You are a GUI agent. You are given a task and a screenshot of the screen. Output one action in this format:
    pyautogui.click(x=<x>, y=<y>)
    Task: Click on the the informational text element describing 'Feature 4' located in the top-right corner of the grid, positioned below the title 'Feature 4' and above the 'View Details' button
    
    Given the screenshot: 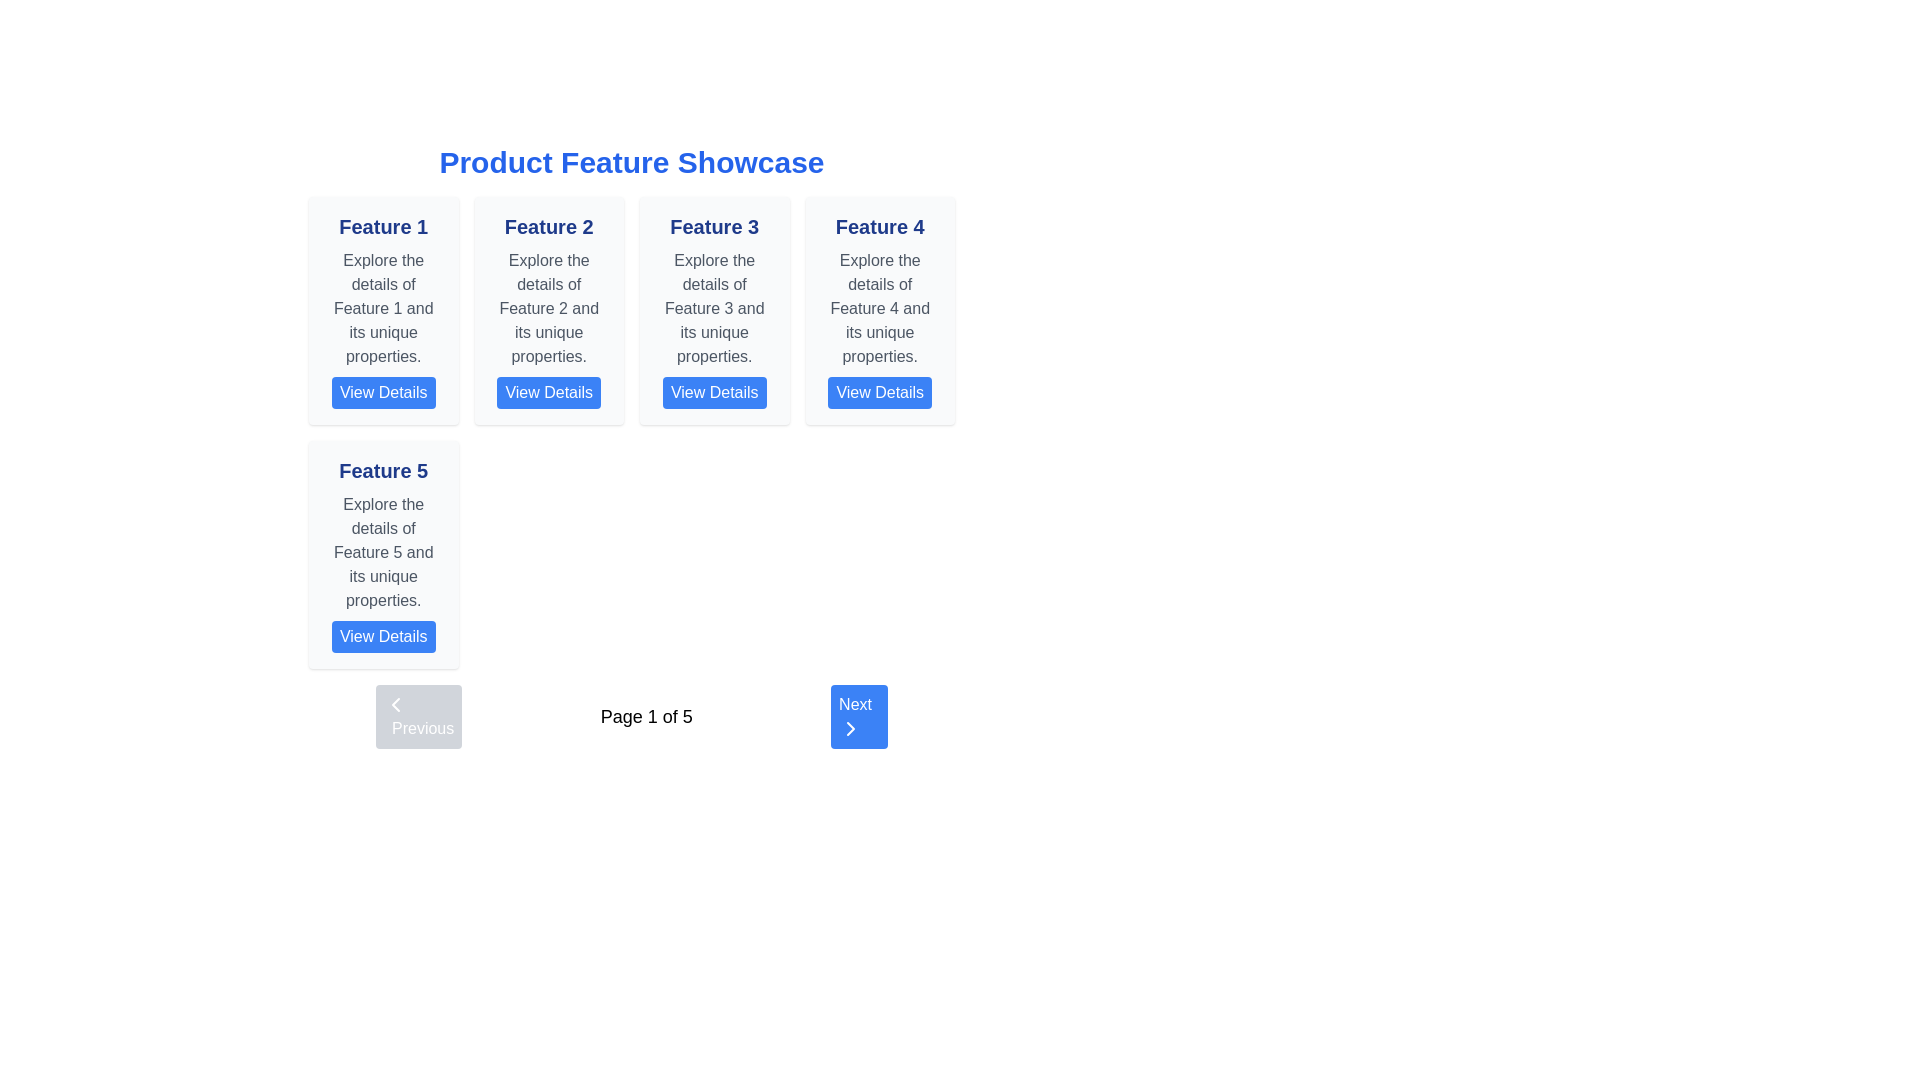 What is the action you would take?
    pyautogui.click(x=880, y=308)
    